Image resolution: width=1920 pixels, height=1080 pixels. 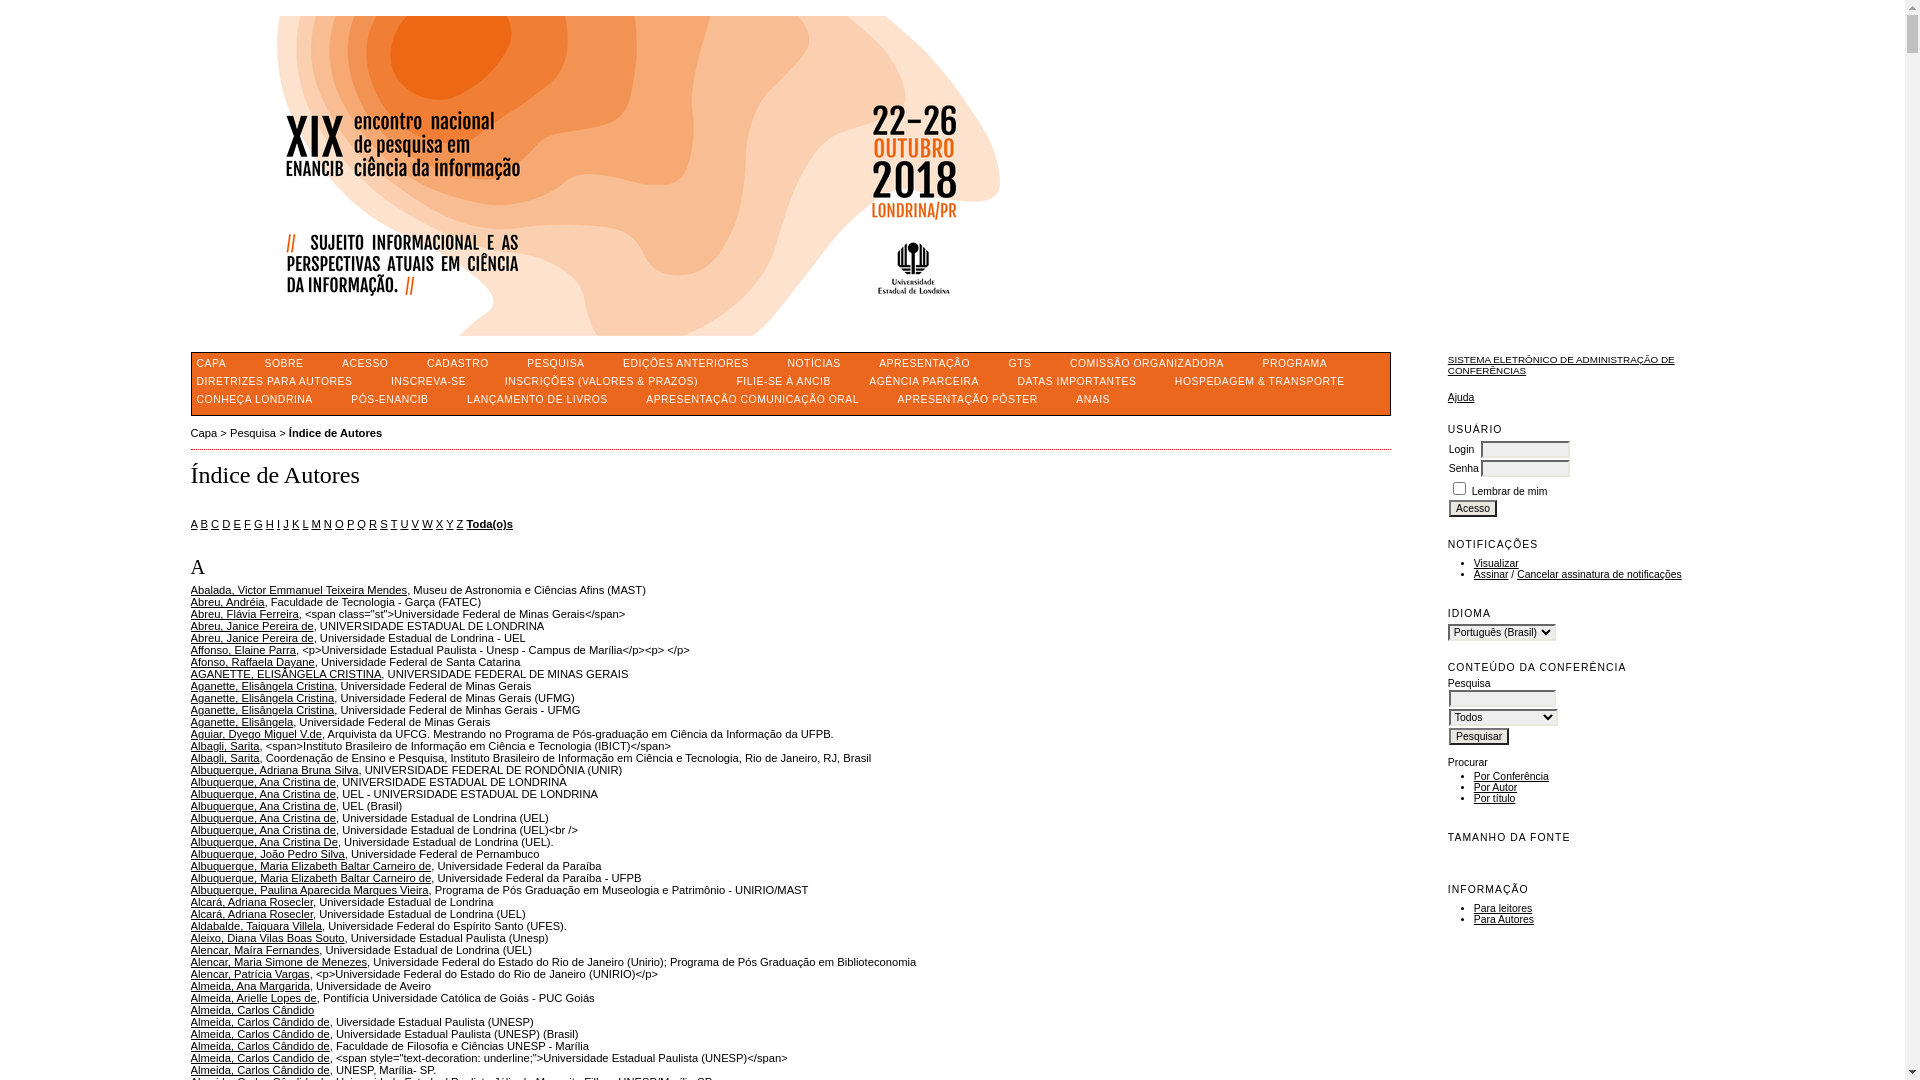 I want to click on 'B', so click(x=203, y=523).